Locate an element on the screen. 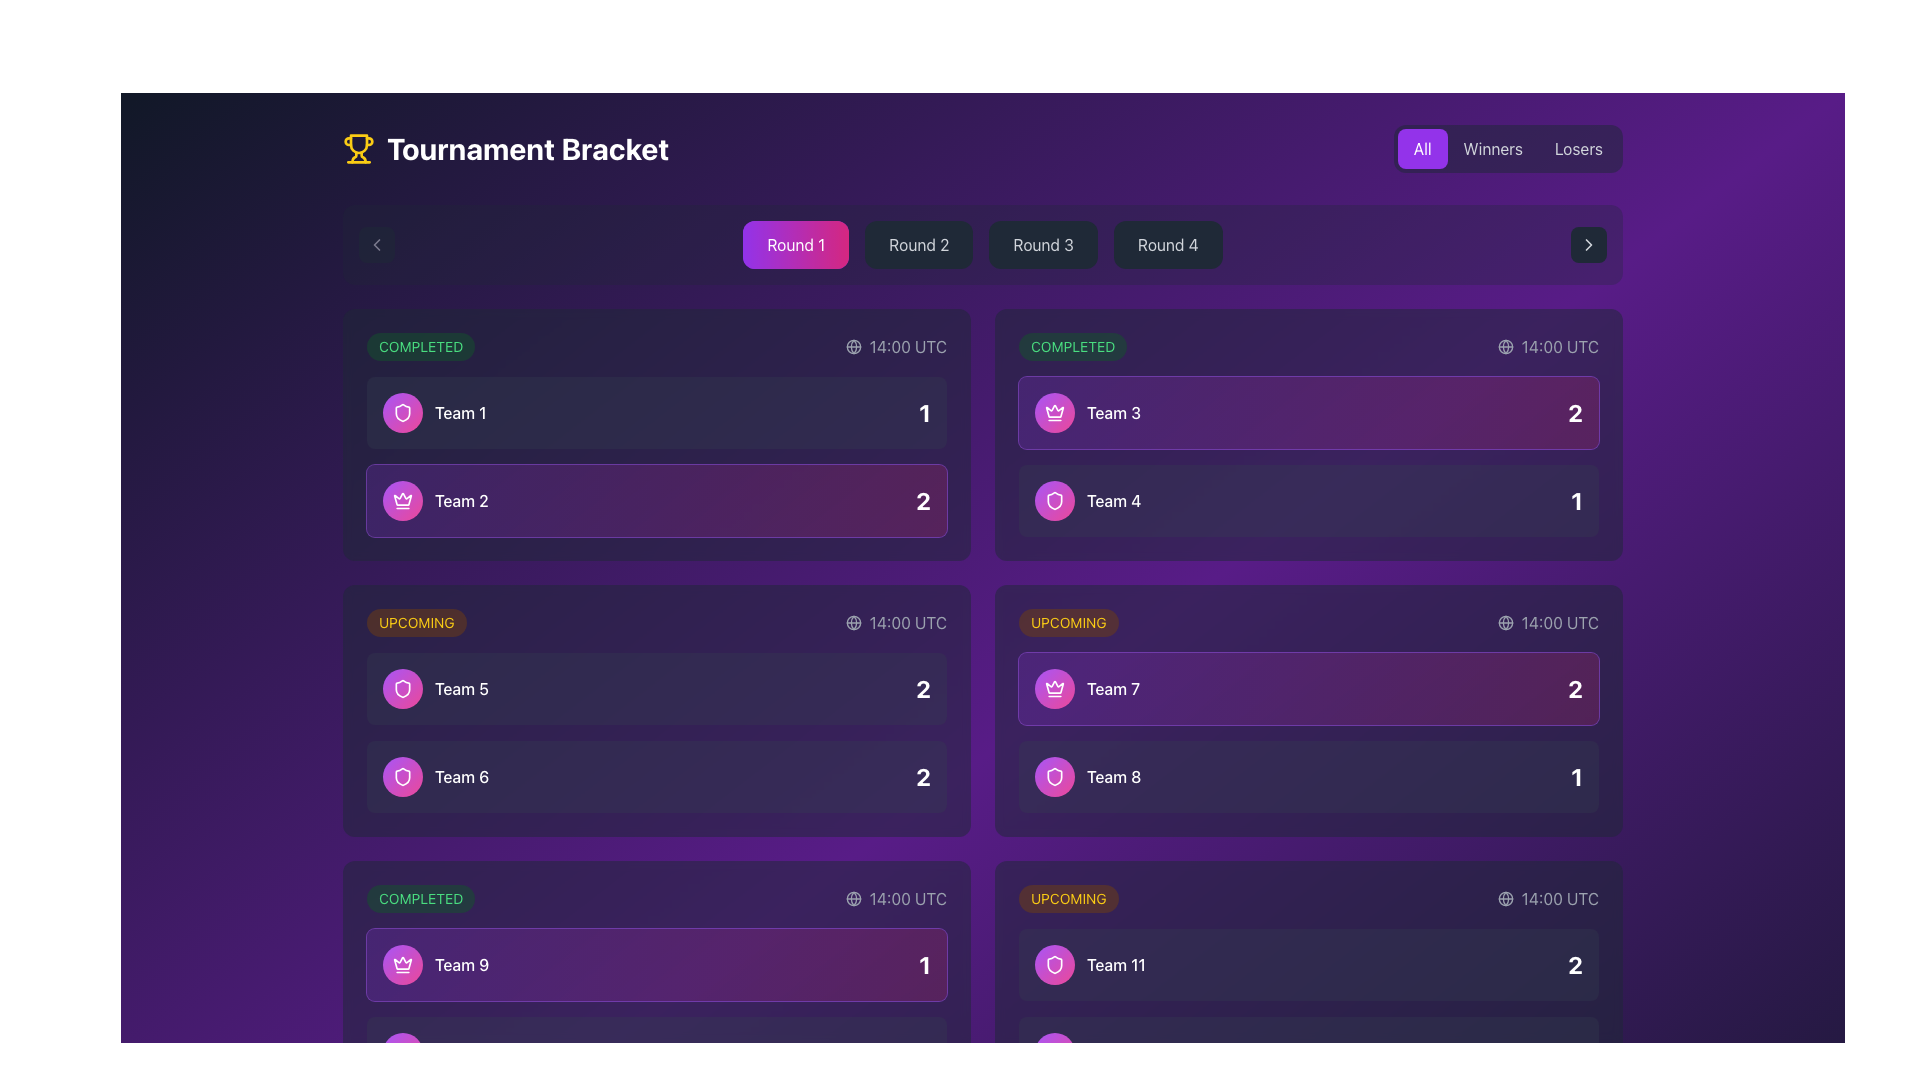  the static informational text element that displays the timestamp for an event, located to the right of the prominently styled 'UPCOMING' label is located at coordinates (1547, 897).